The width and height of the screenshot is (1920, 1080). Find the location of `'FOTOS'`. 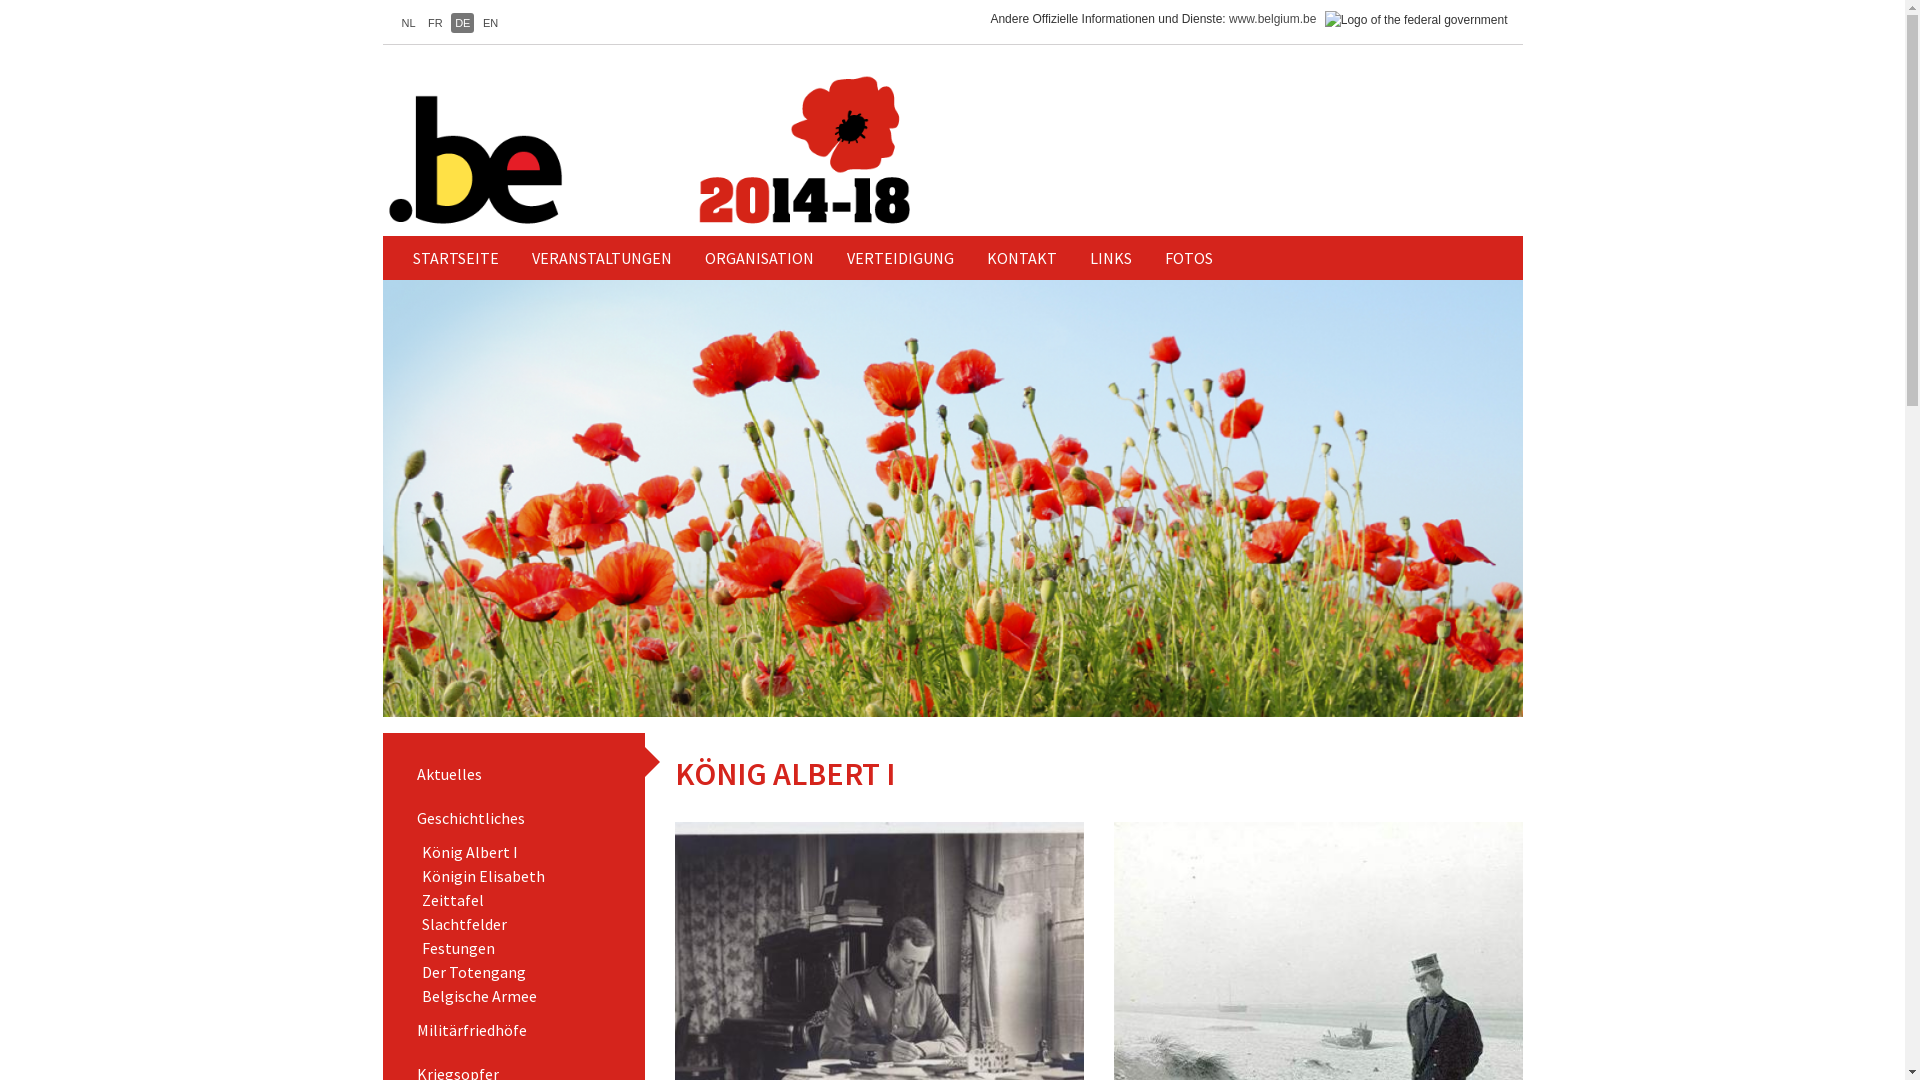

'FOTOS' is located at coordinates (1189, 257).